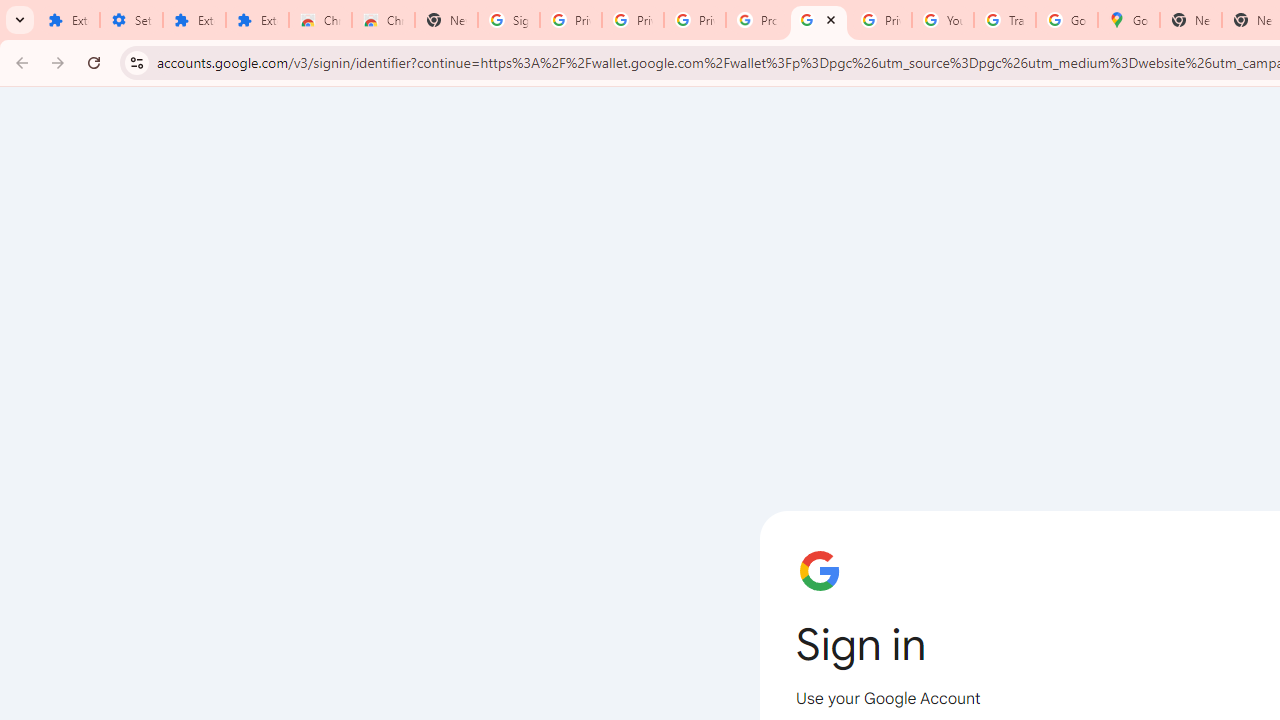 Image resolution: width=1280 pixels, height=720 pixels. What do you see at coordinates (445, 20) in the screenshot?
I see `'New Tab'` at bounding box center [445, 20].